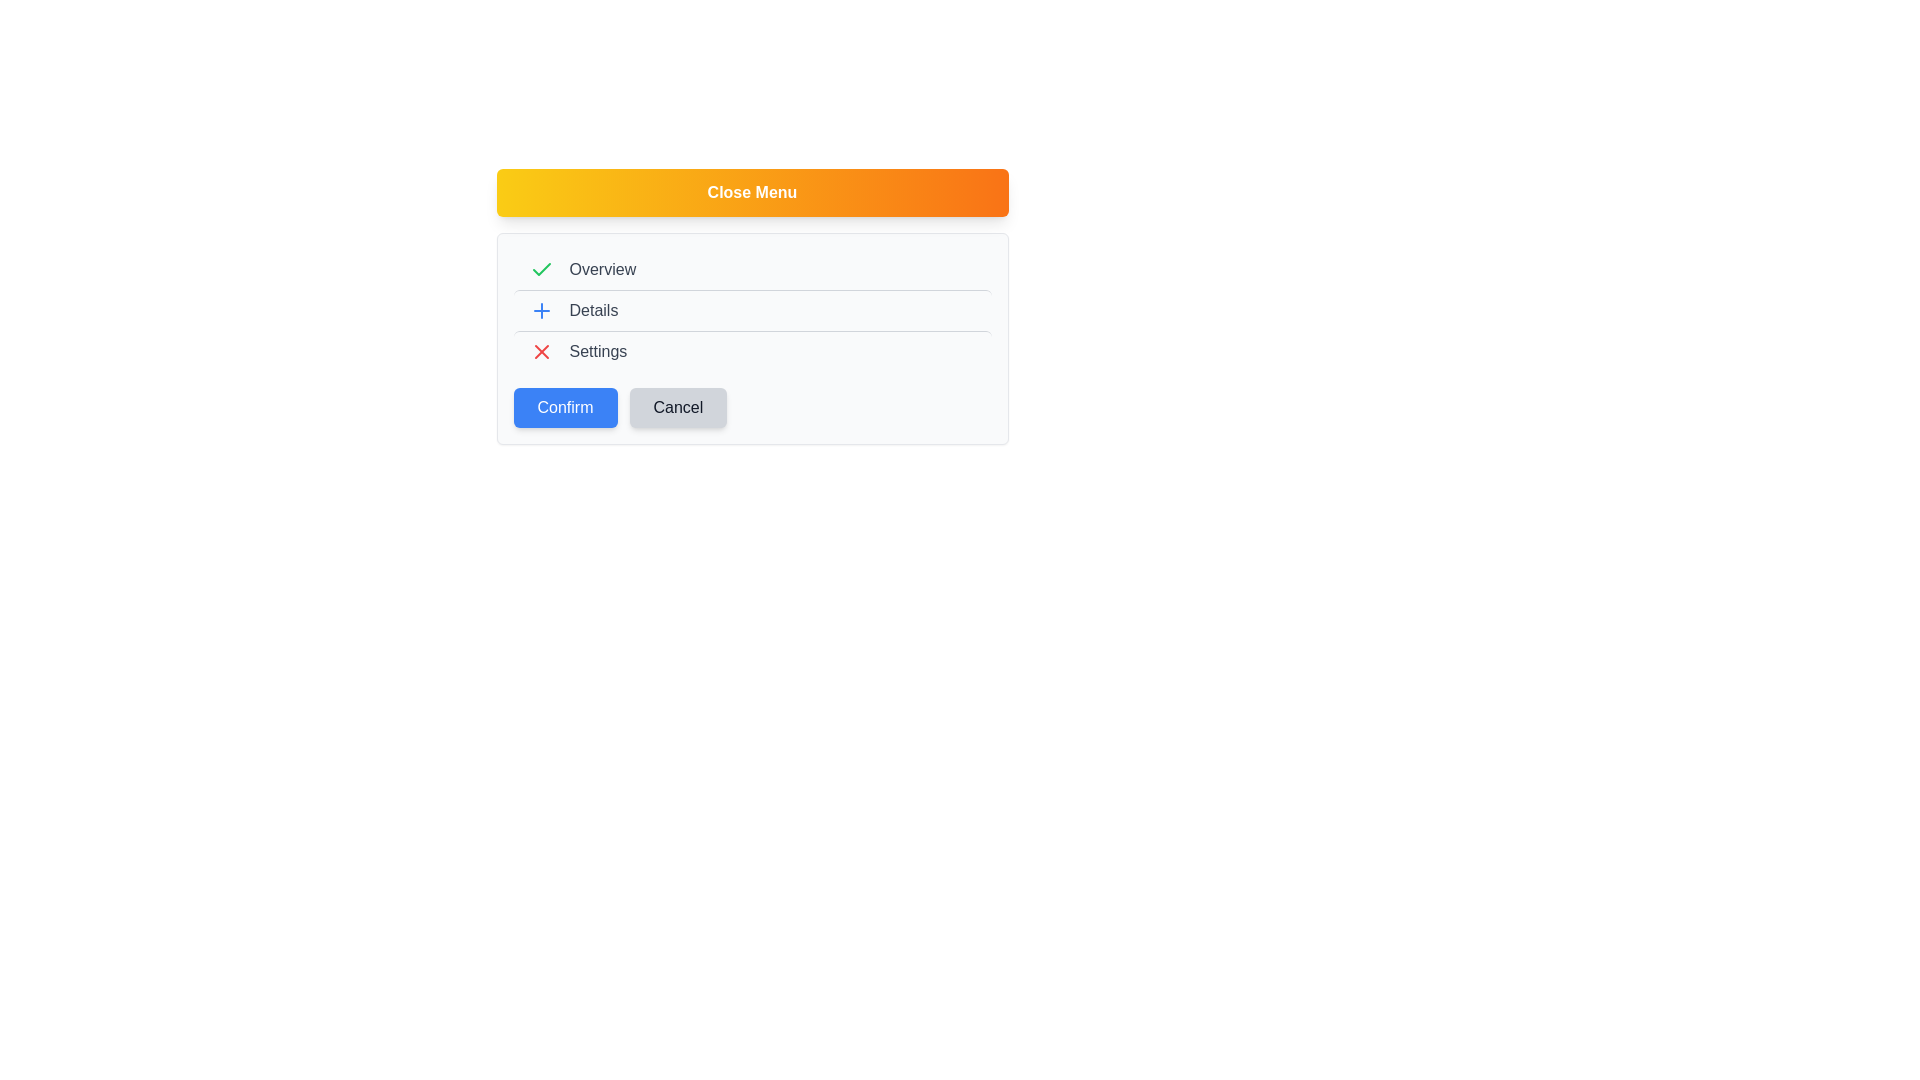 The height and width of the screenshot is (1080, 1920). Describe the element at coordinates (677, 407) in the screenshot. I see `the 'Cancel' button` at that location.